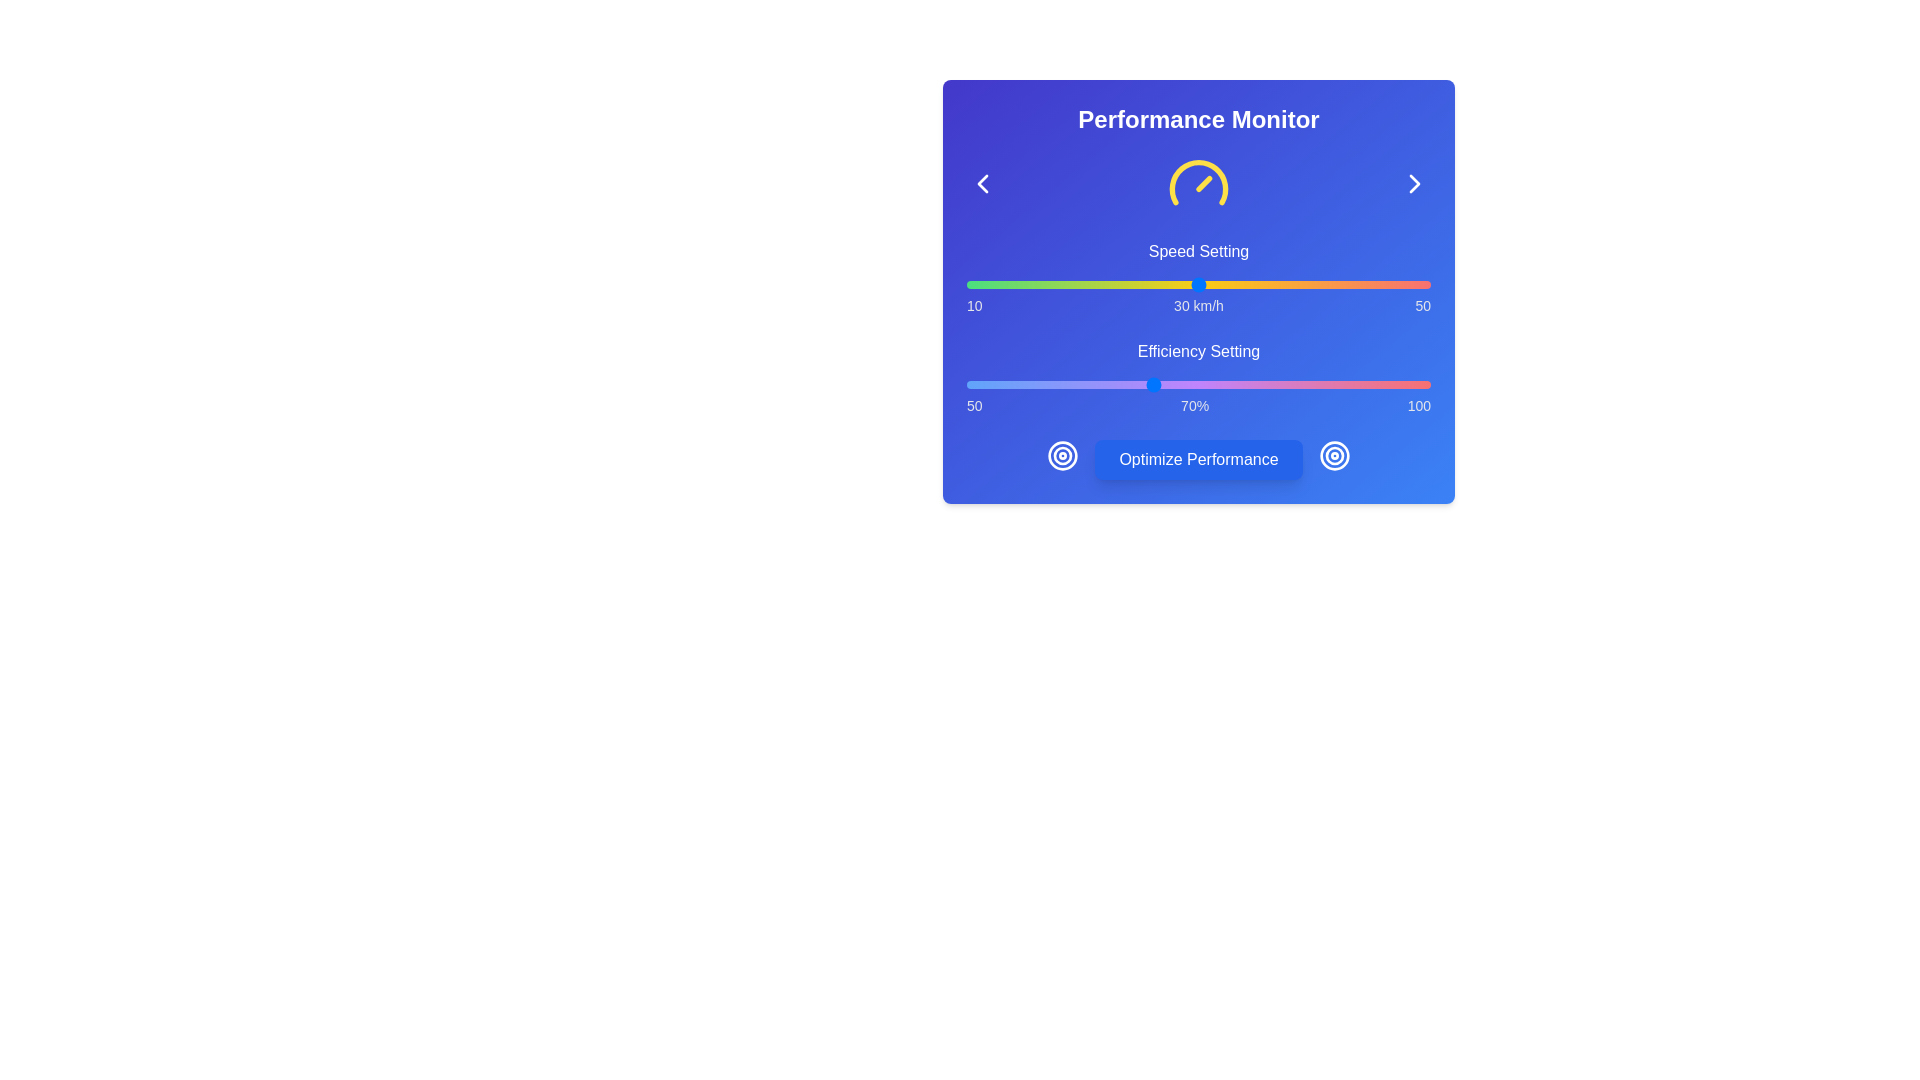 The width and height of the screenshot is (1920, 1080). Describe the element at coordinates (1303, 285) in the screenshot. I see `the speed setting to 39 km/h by interacting with the slider` at that location.